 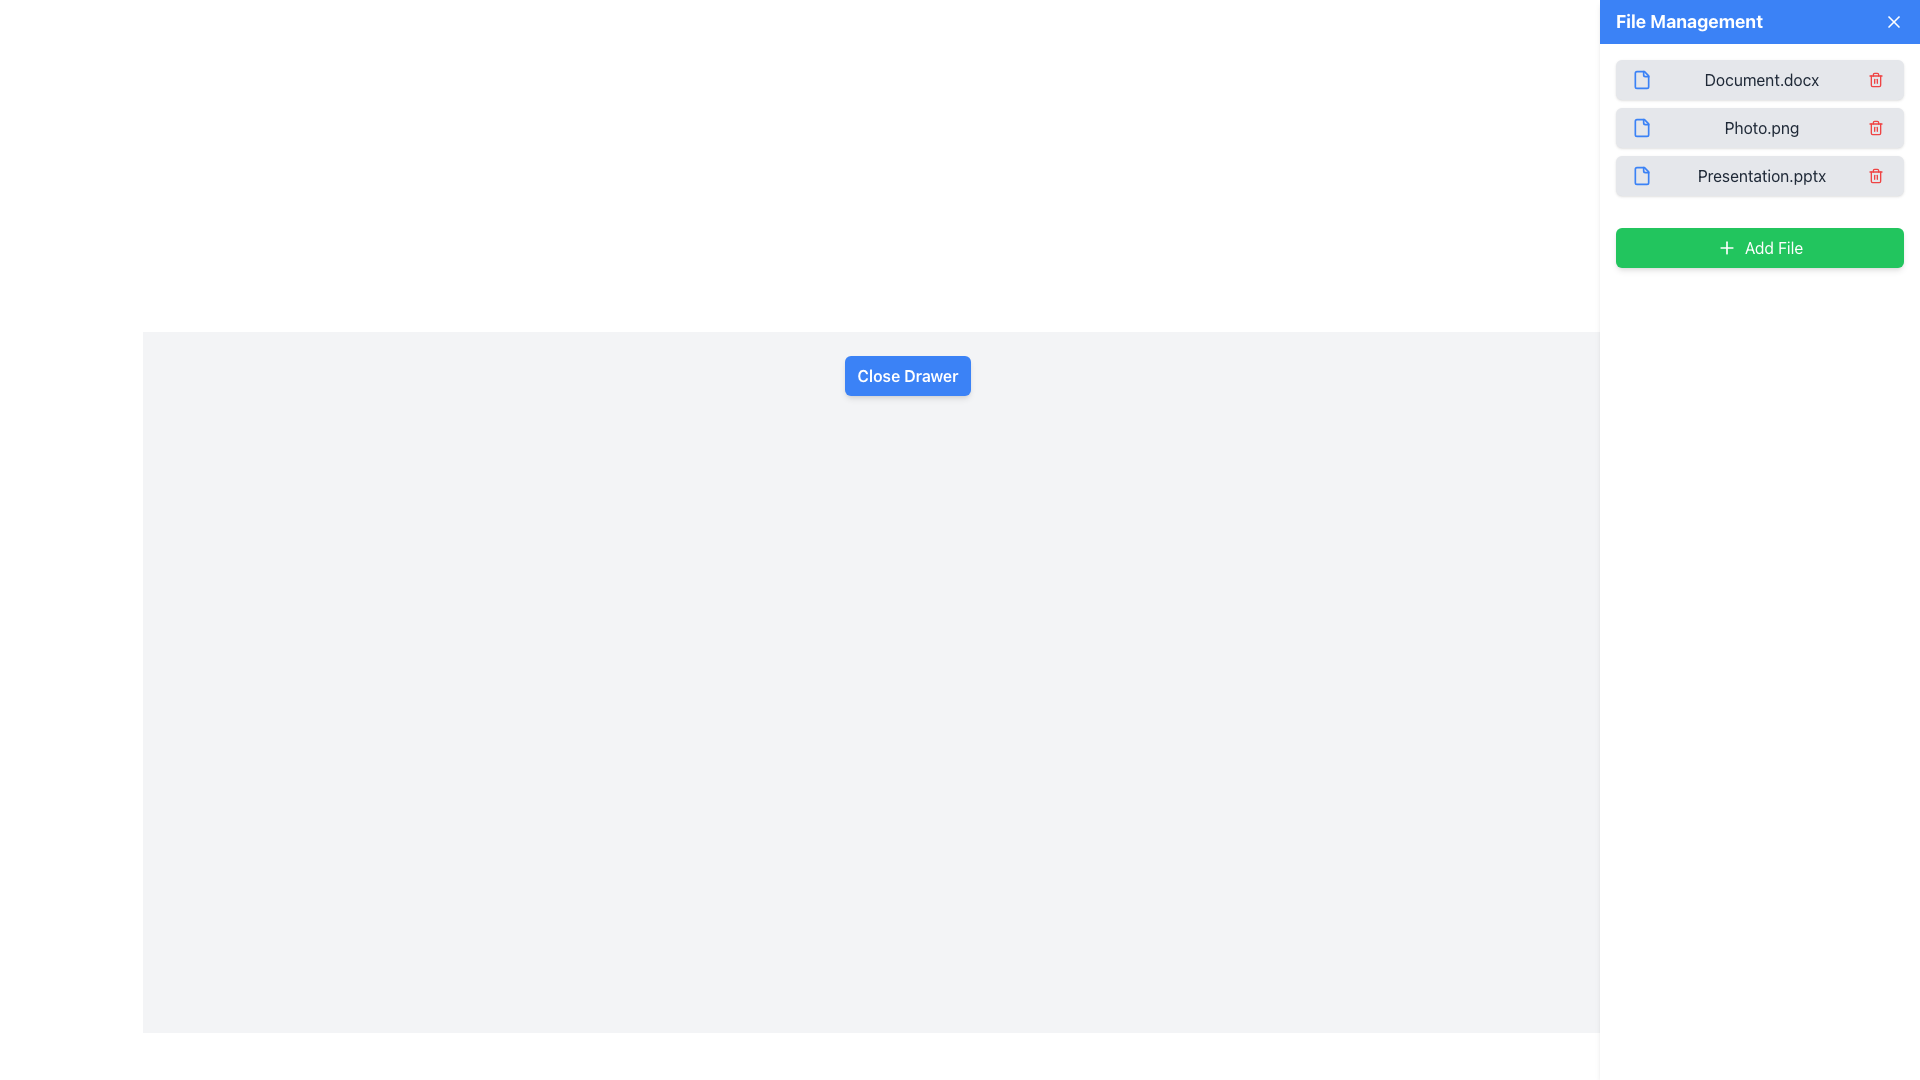 What do you see at coordinates (906, 375) in the screenshot?
I see `the blue 'Close Drawer' button with rounded corners` at bounding box center [906, 375].